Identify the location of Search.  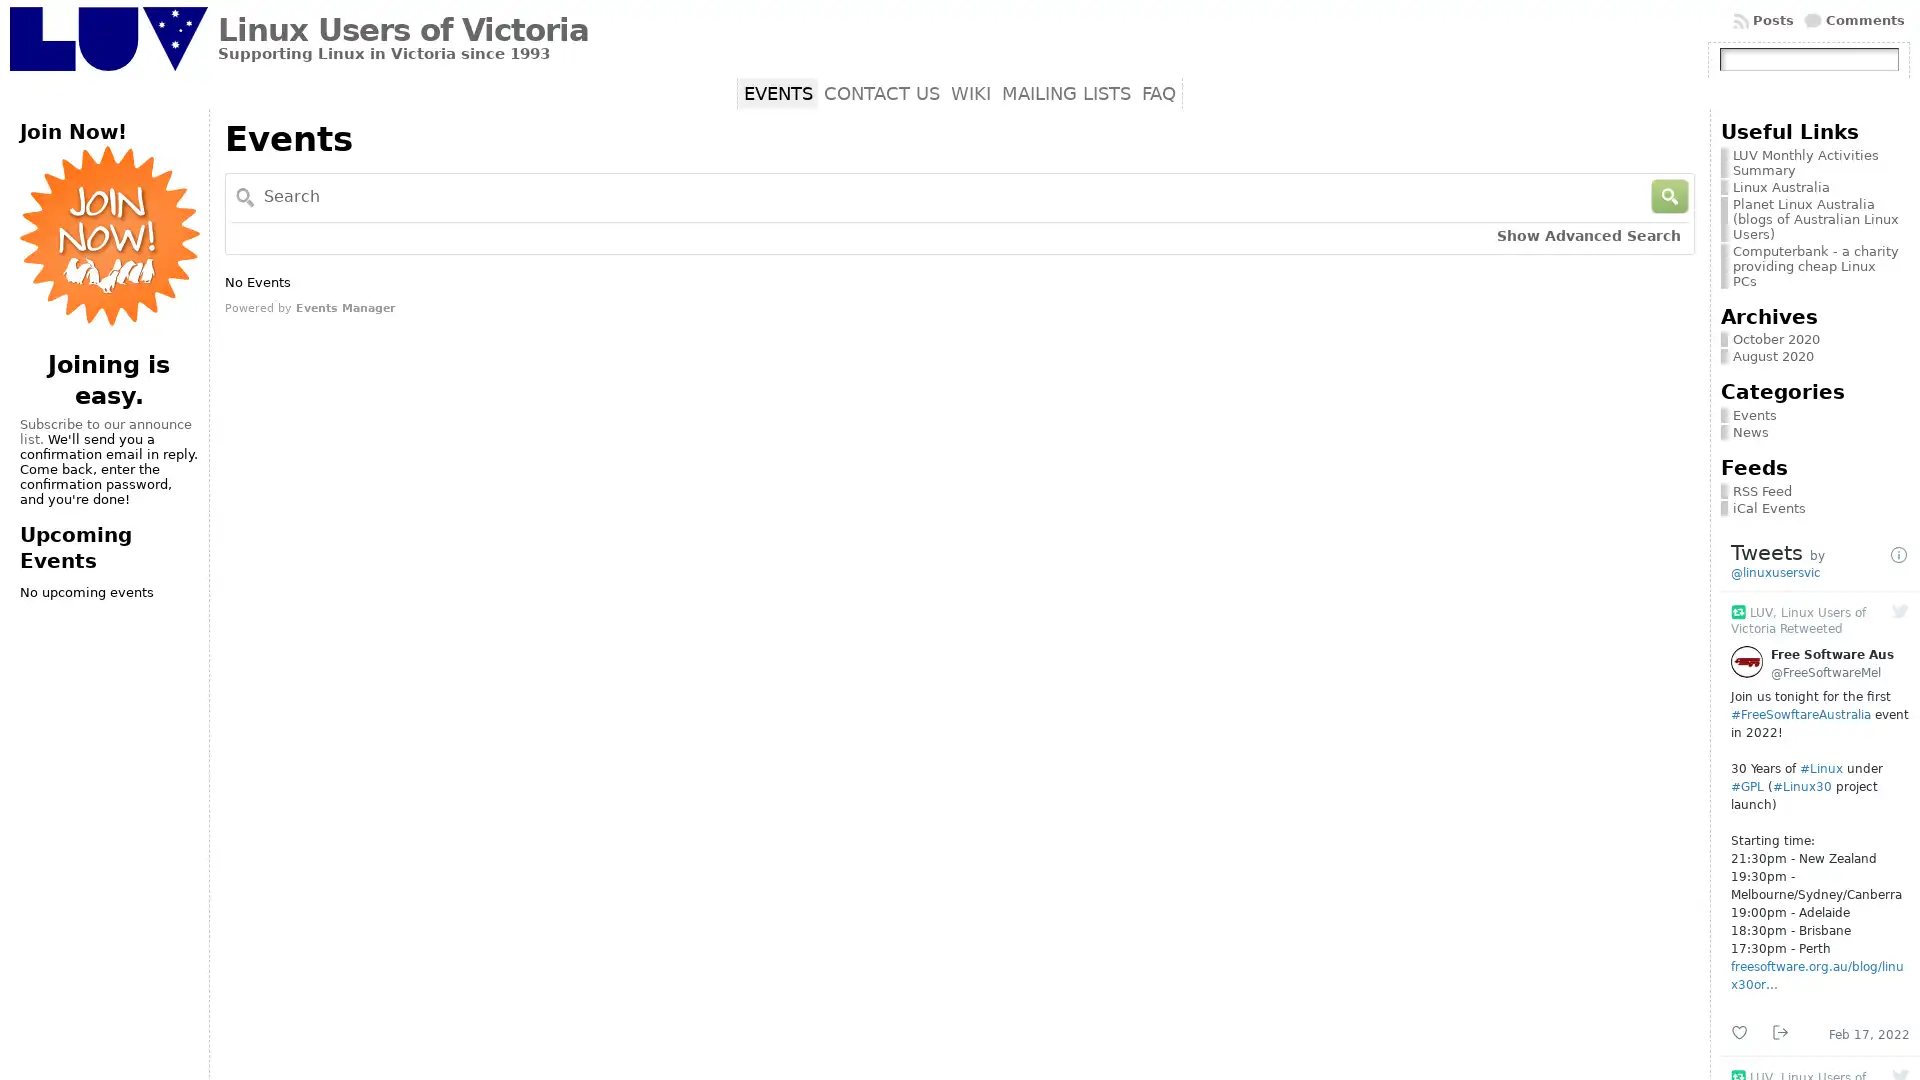
(1670, 195).